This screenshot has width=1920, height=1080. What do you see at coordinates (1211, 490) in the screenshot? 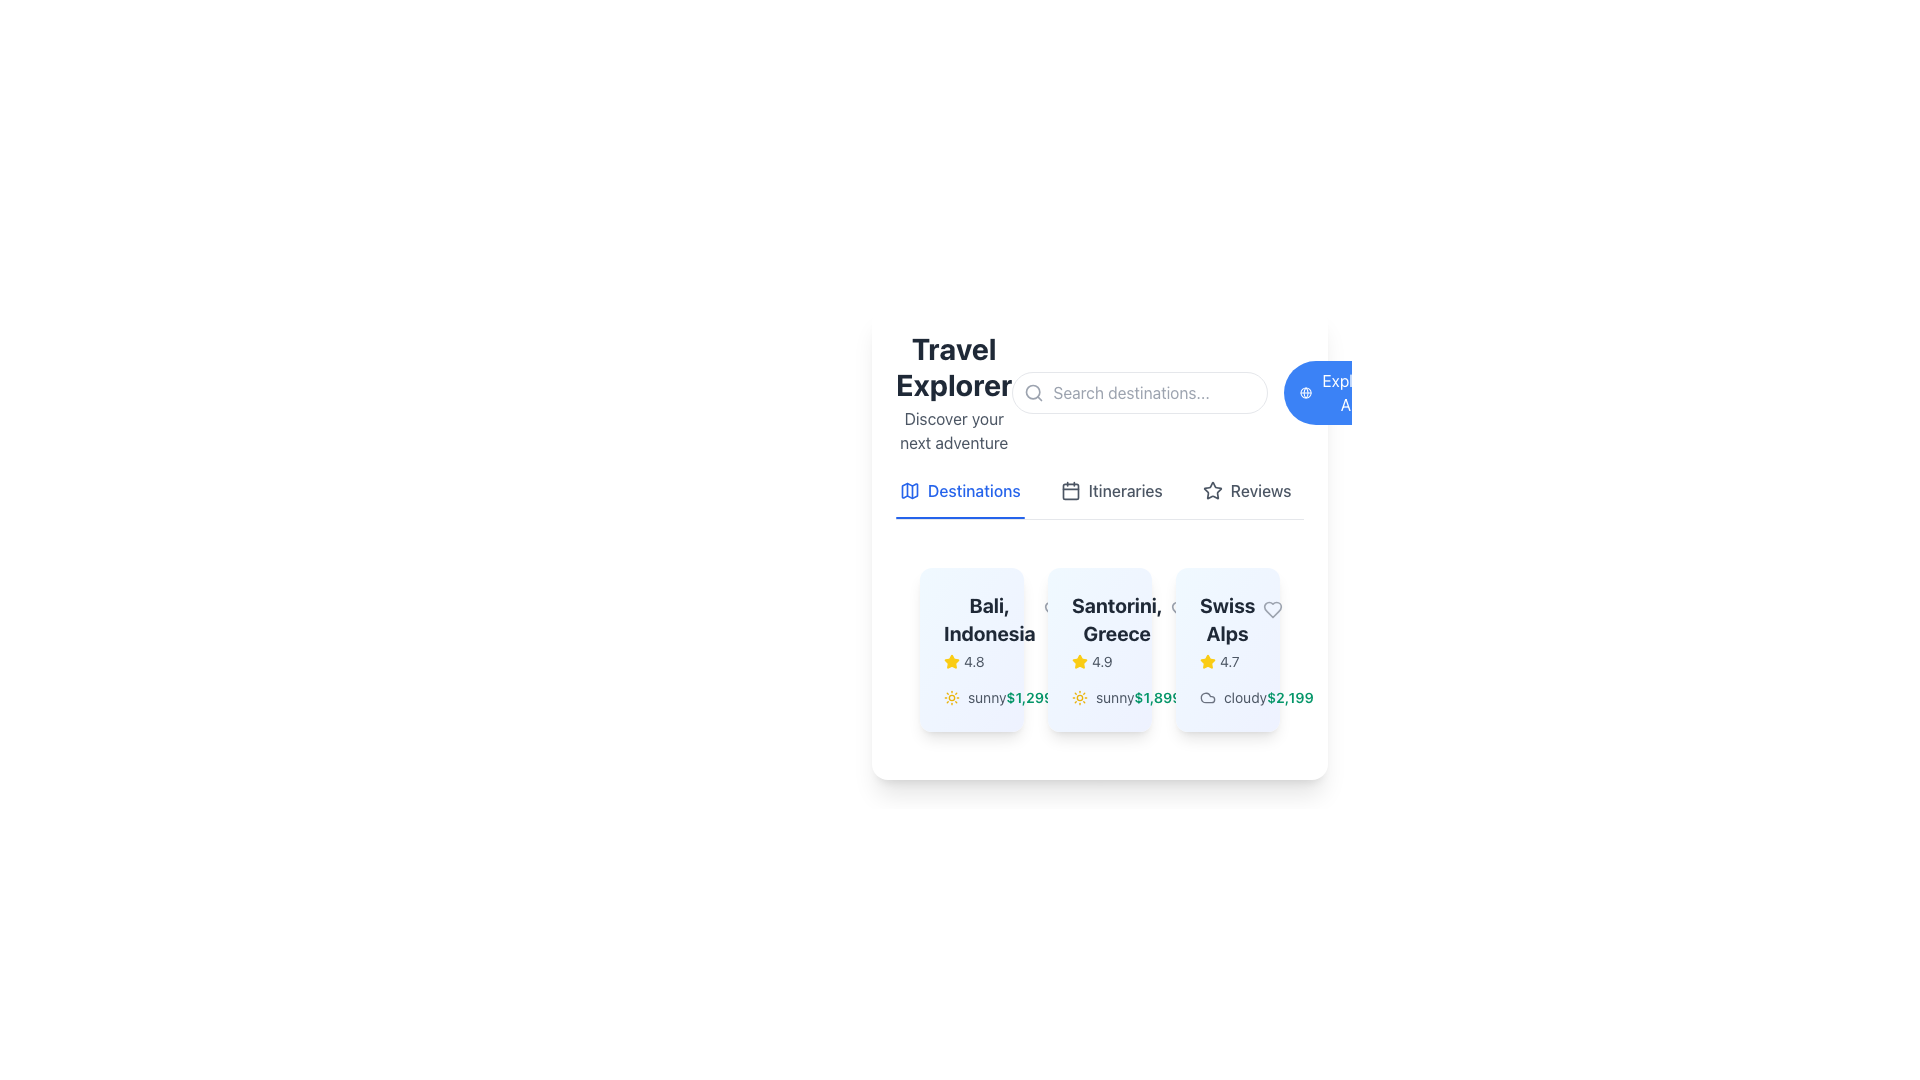
I see `the decorative star icon located to the left of the 'Reviews' text in the horizontal menu group` at bounding box center [1211, 490].